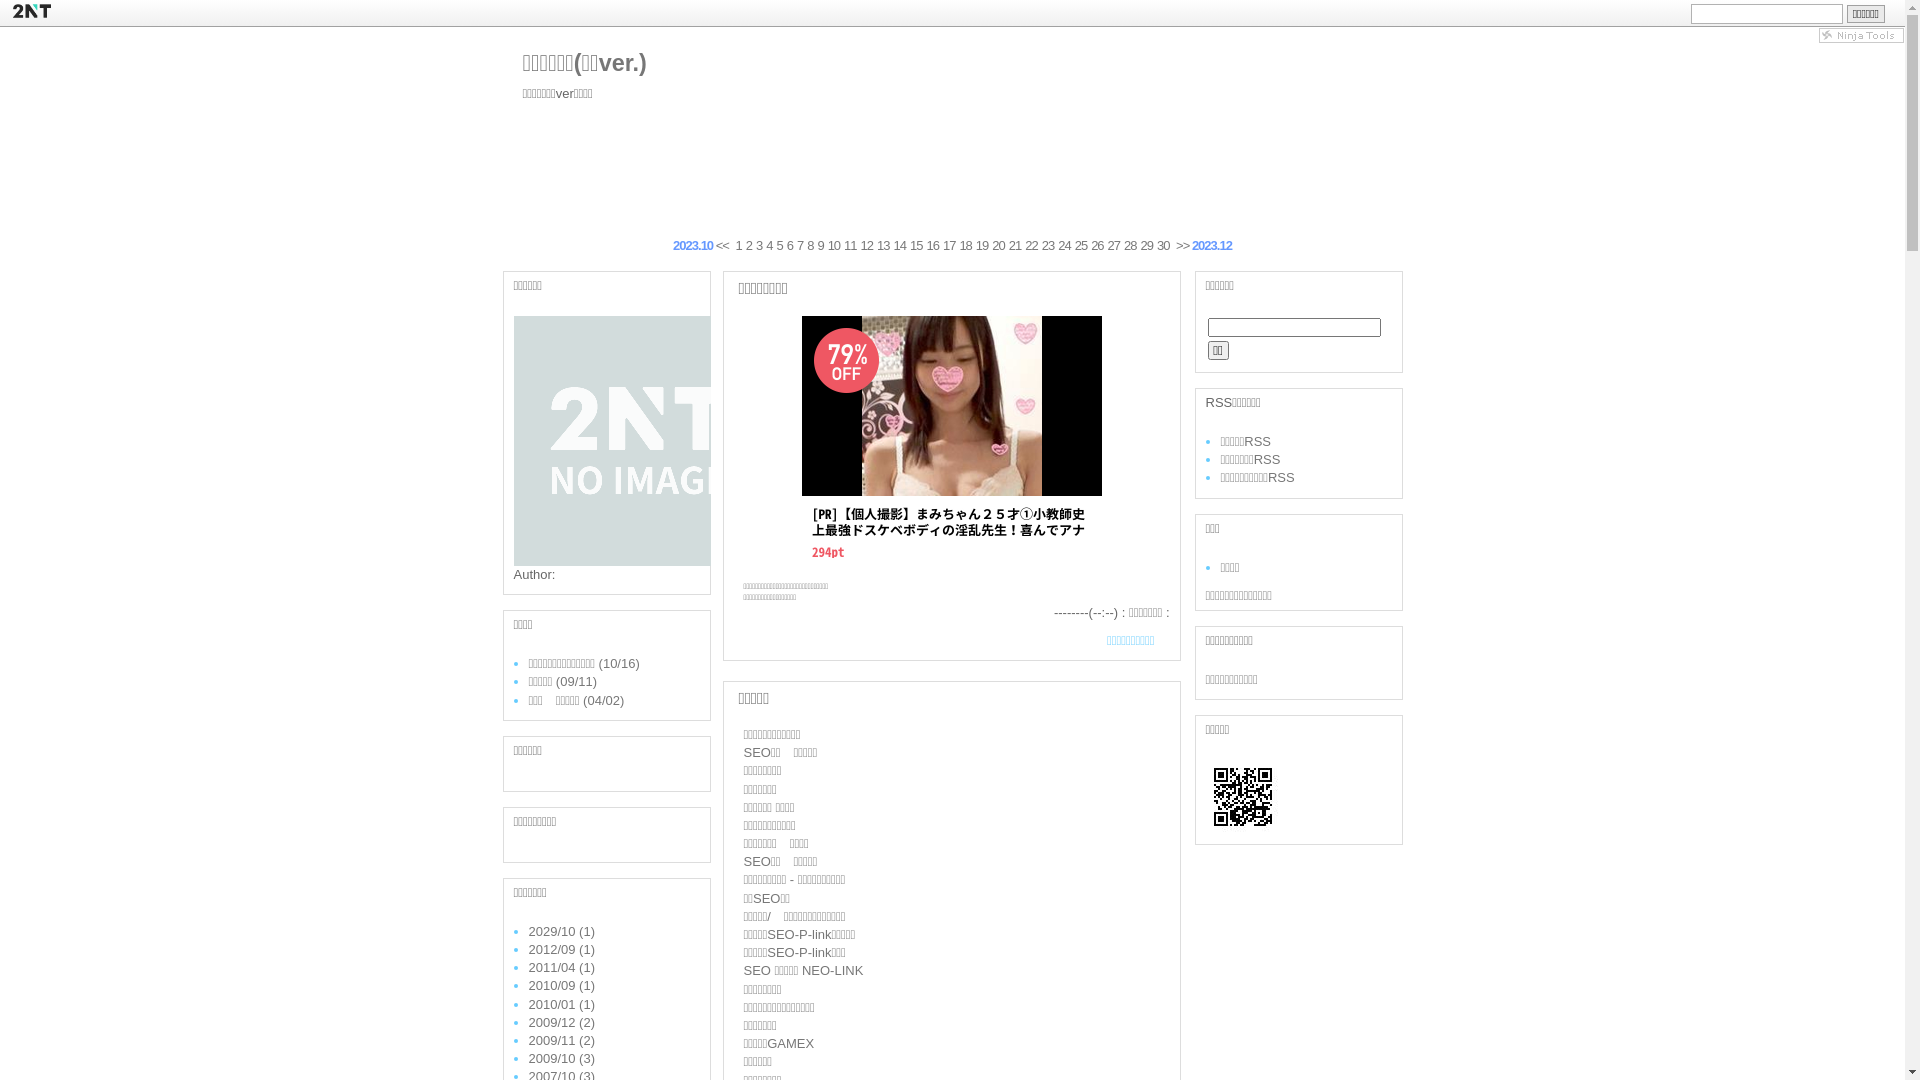 The height and width of the screenshot is (1080, 1920). What do you see at coordinates (560, 966) in the screenshot?
I see `'2011/04 (1)'` at bounding box center [560, 966].